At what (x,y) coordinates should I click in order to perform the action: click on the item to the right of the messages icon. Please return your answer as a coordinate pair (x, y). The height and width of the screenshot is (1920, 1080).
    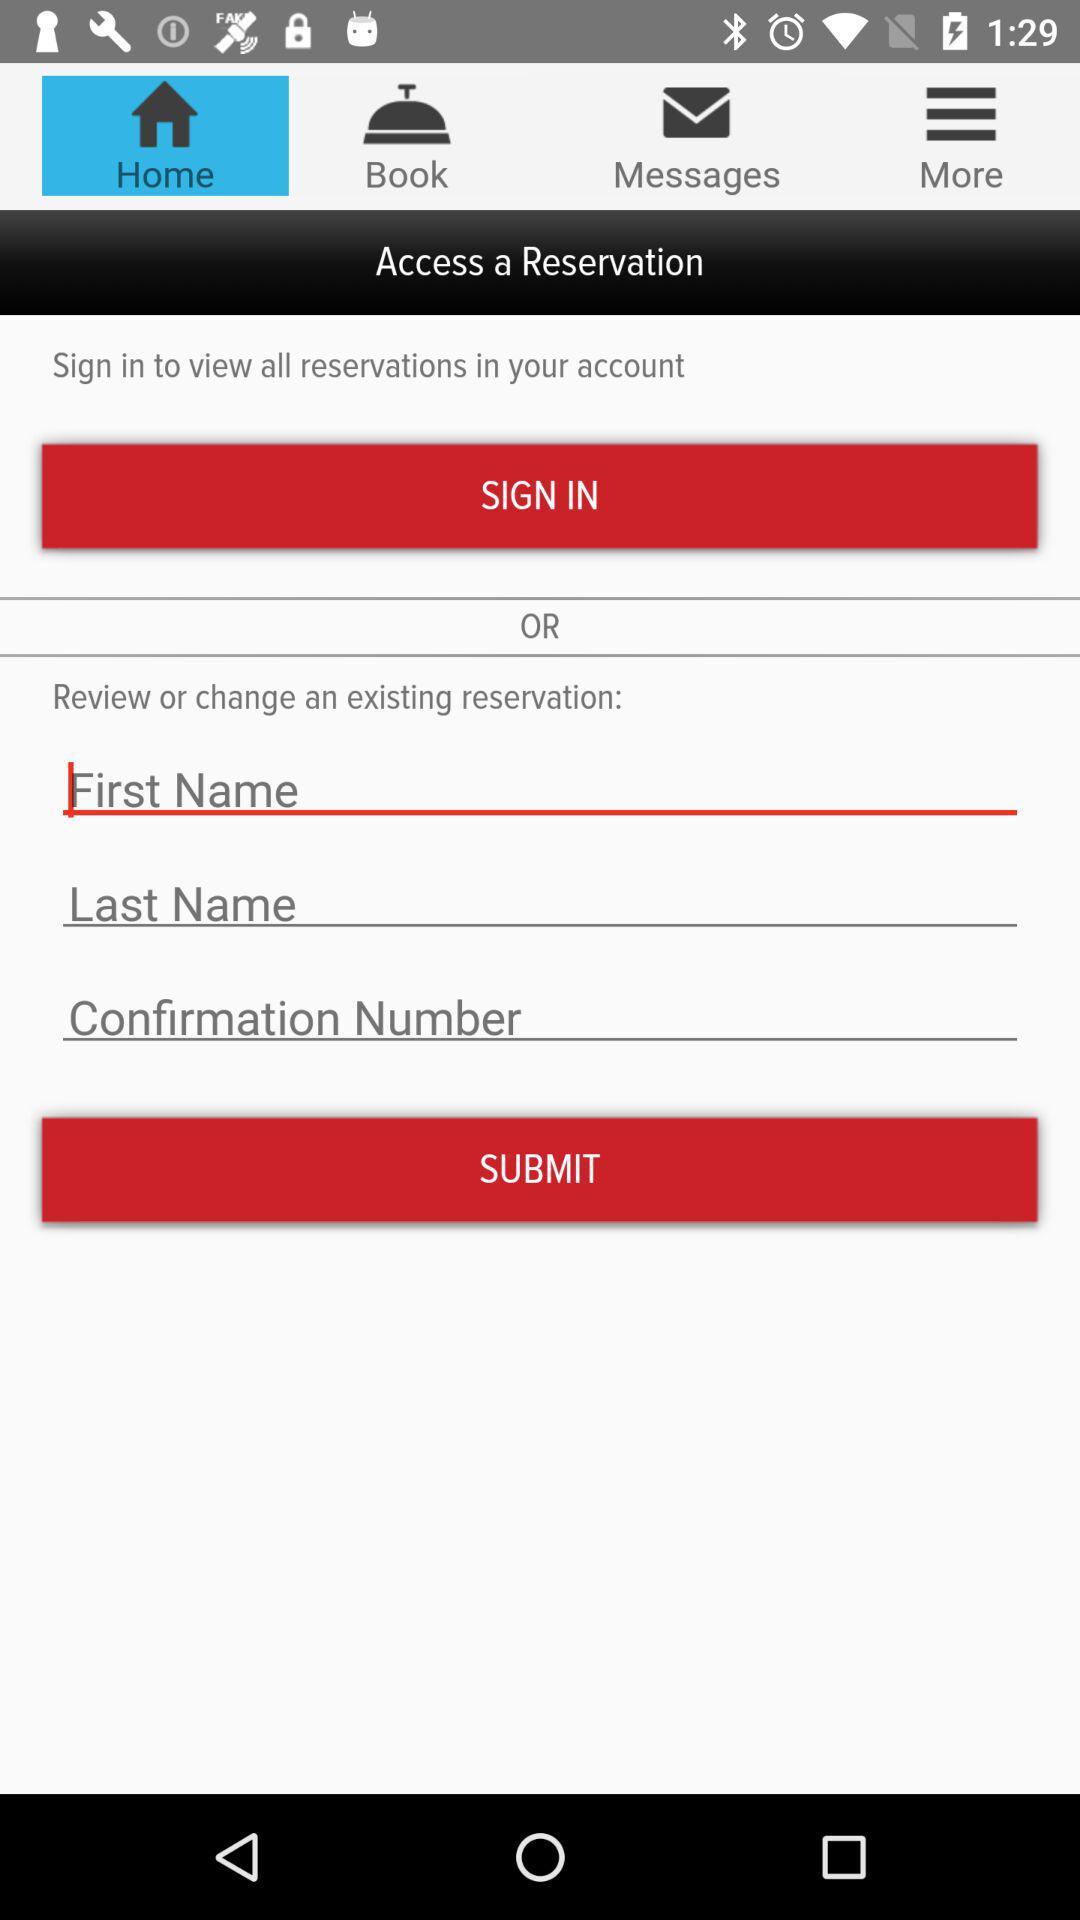
    Looking at the image, I should click on (960, 134).